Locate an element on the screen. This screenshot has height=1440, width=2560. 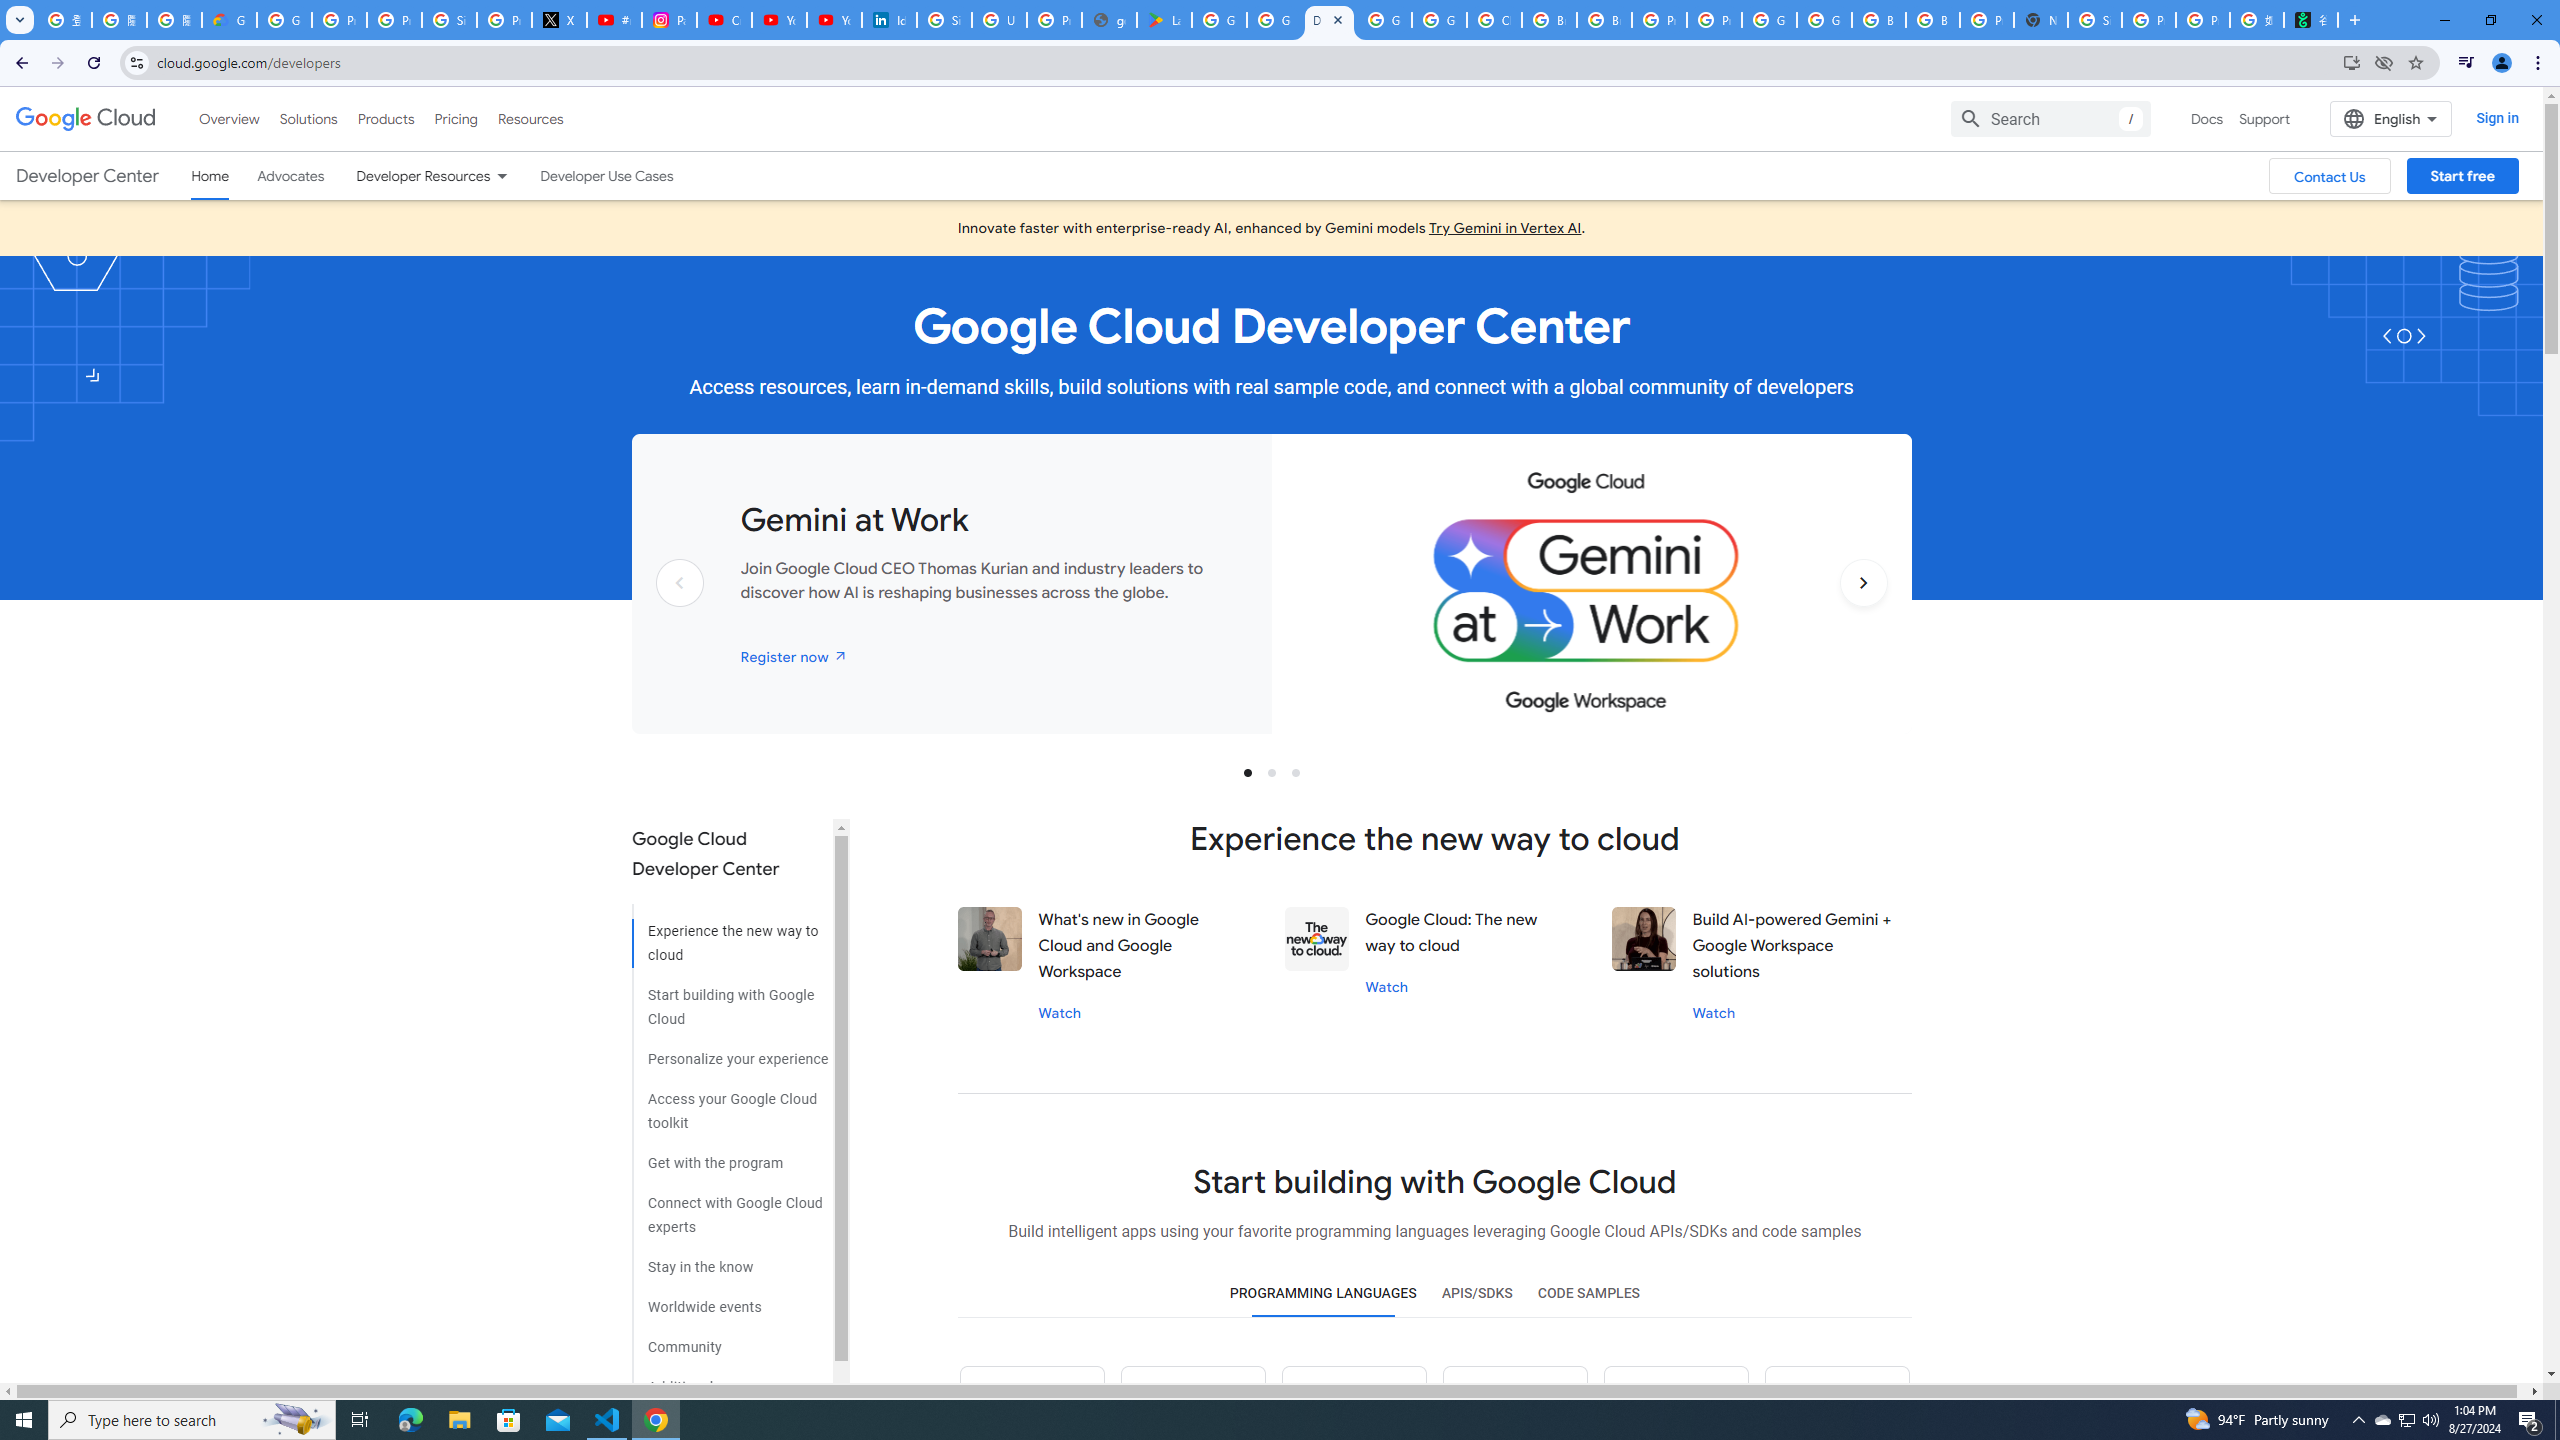
'Start free' is located at coordinates (2462, 176).